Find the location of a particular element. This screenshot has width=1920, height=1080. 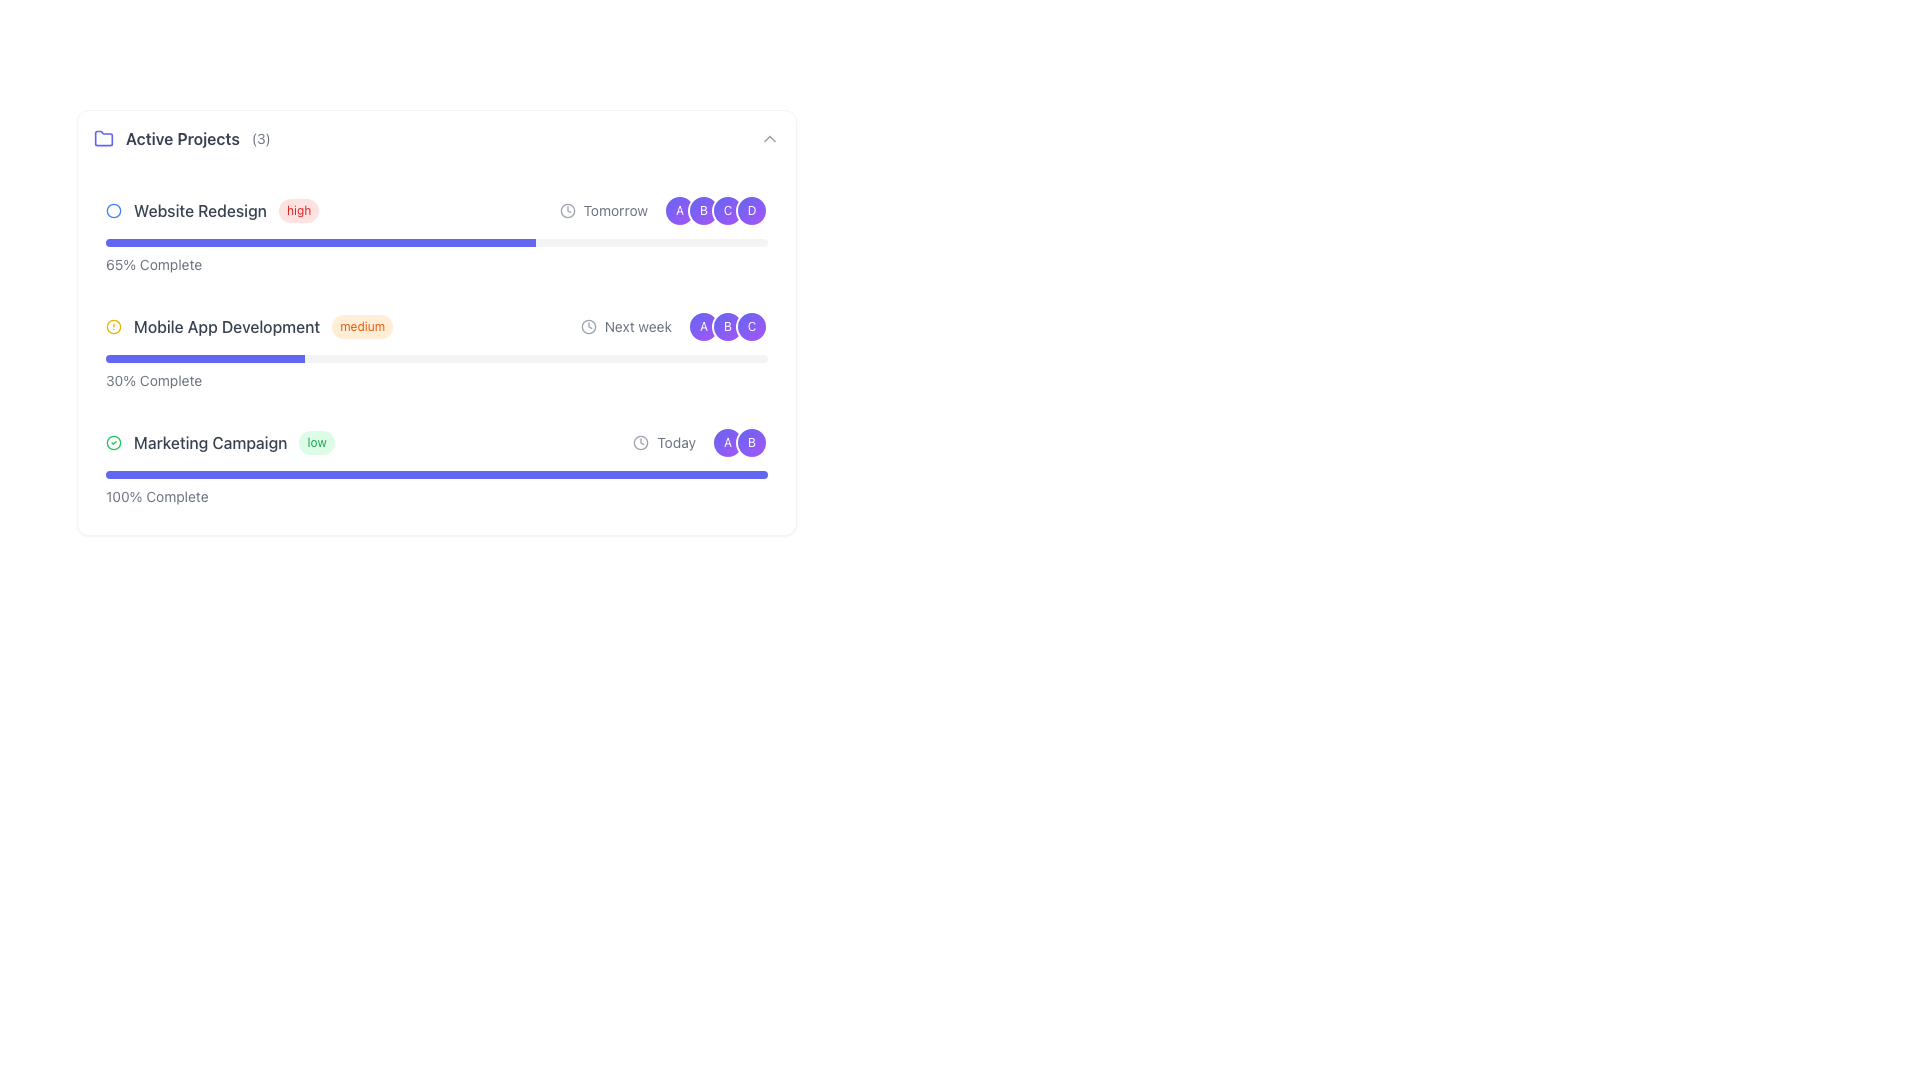

the clock icon that indicates a time-related attribute associated with the 'Today' label, positioned to the left of the 'Today' text in the Marketing Campaign list item is located at coordinates (641, 442).